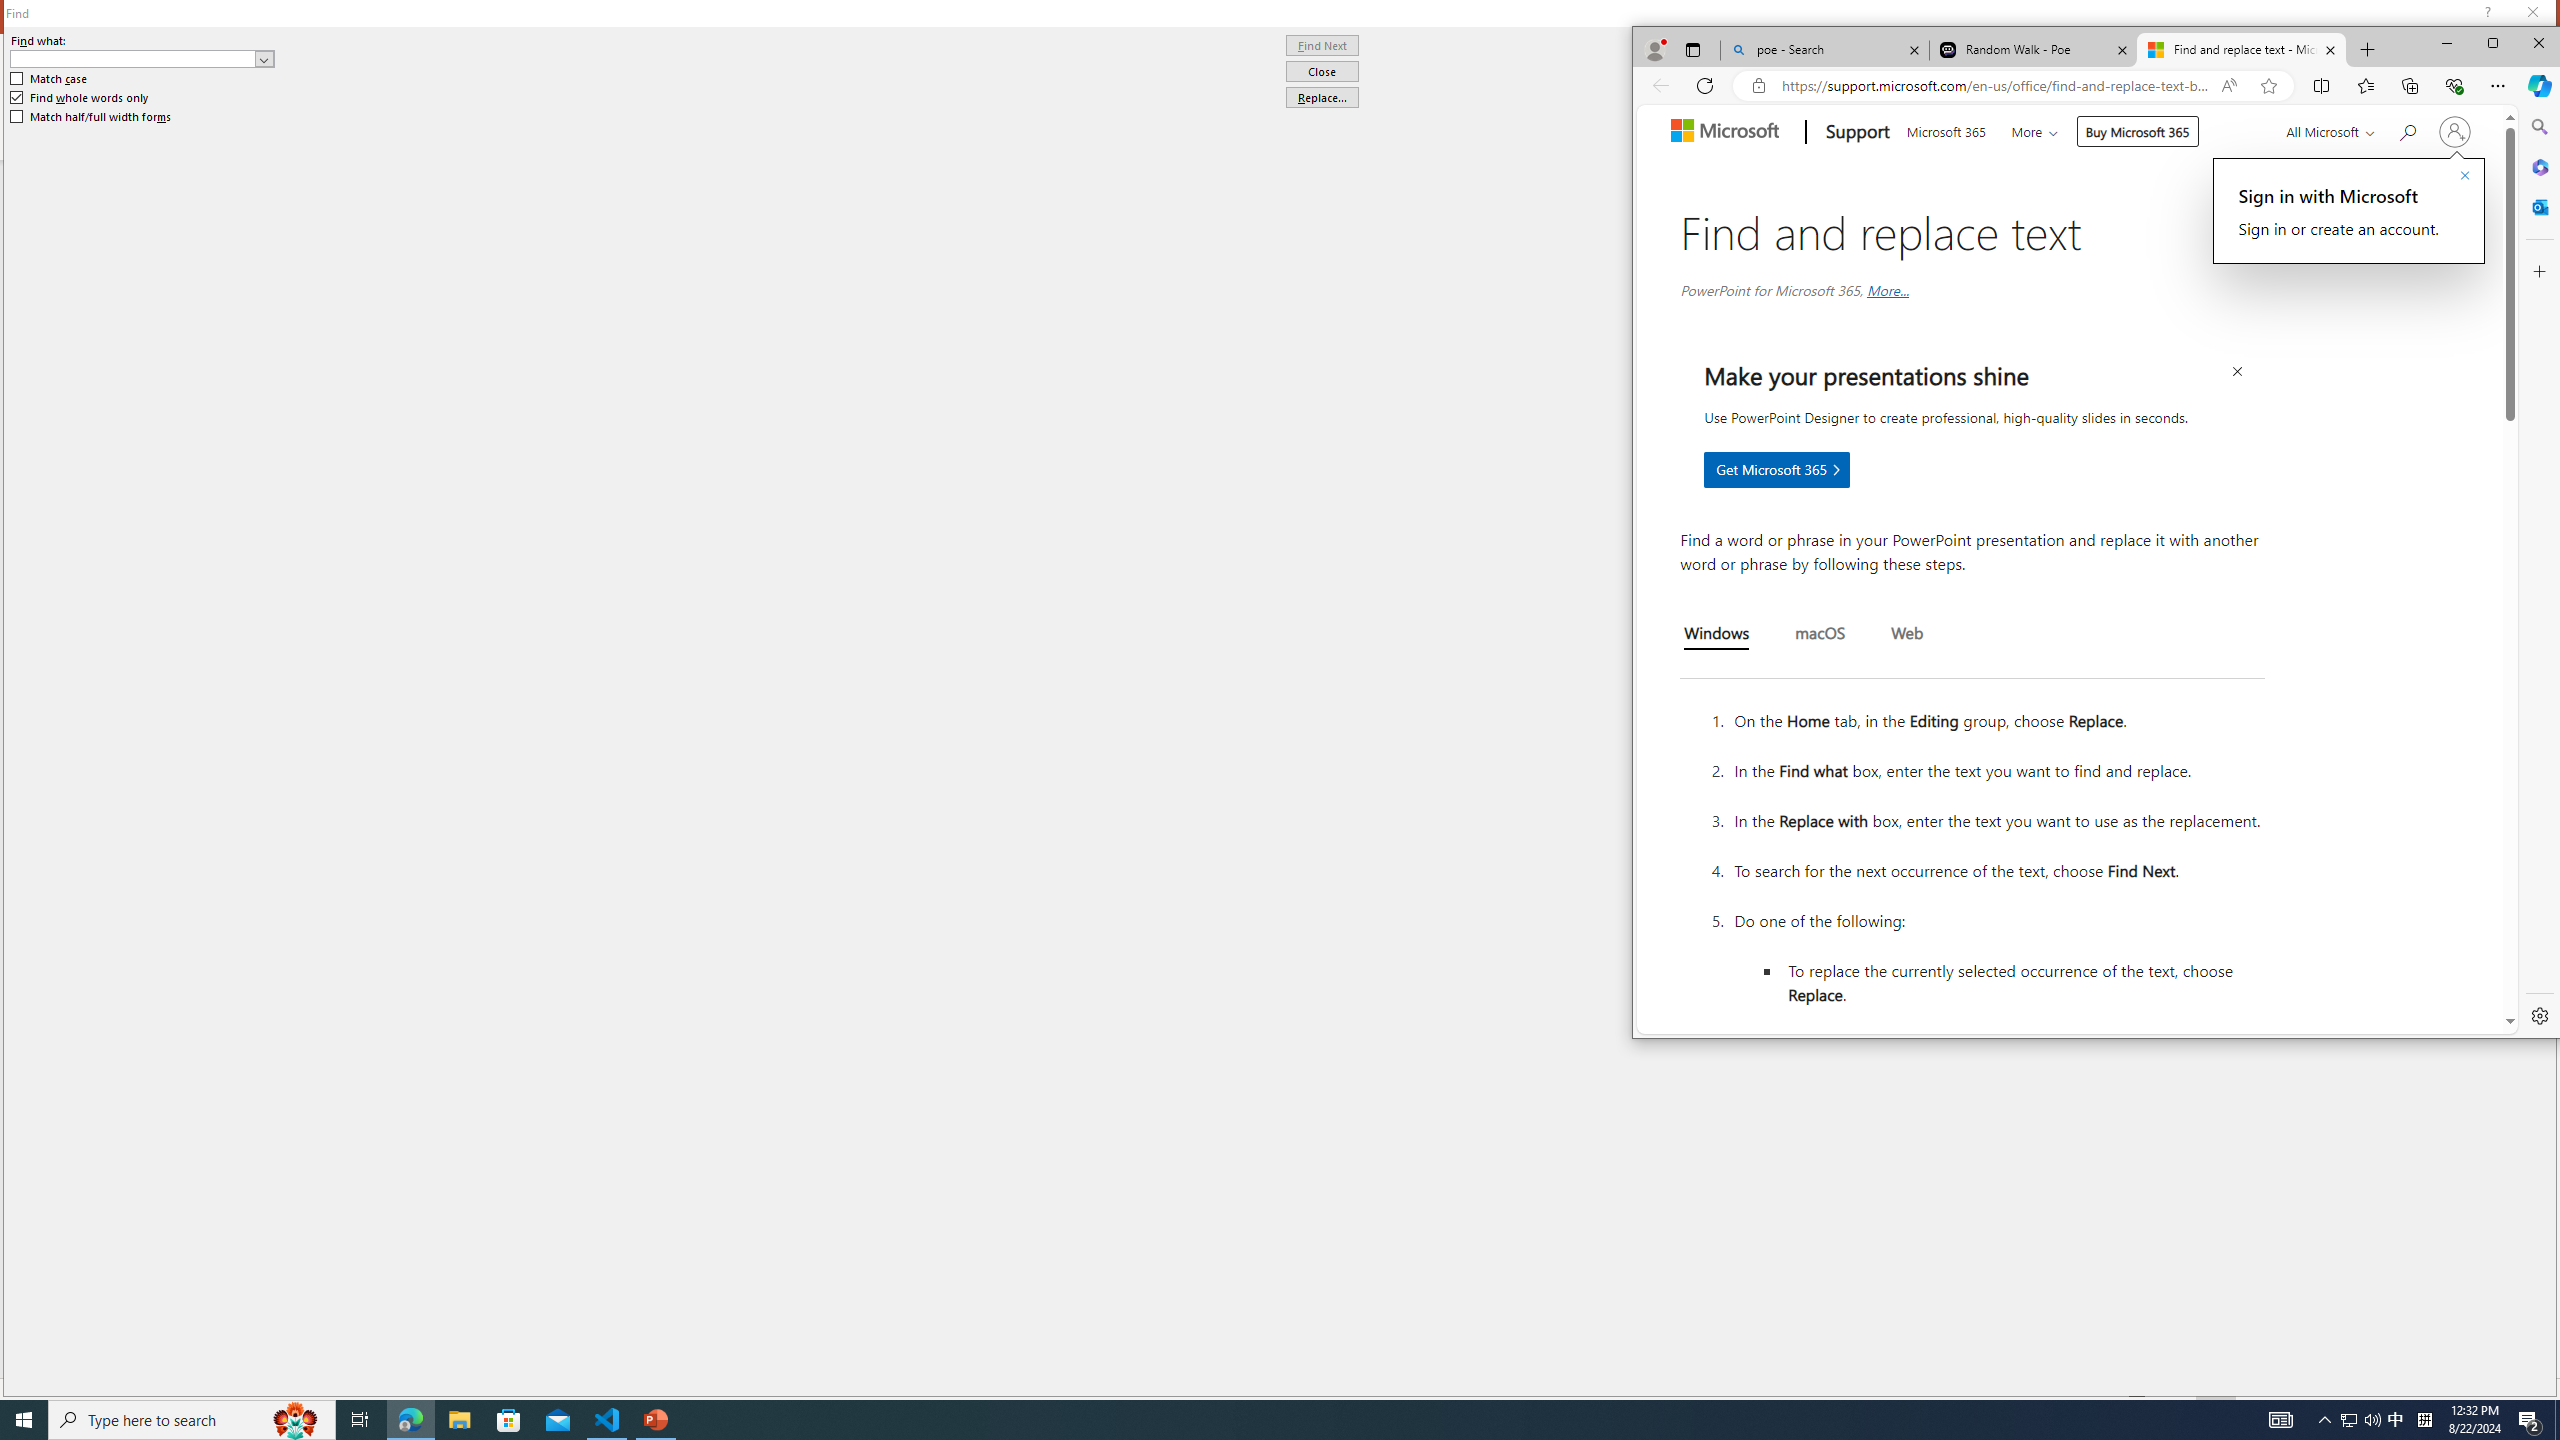 Image resolution: width=2560 pixels, height=1440 pixels. What do you see at coordinates (1944, 129) in the screenshot?
I see `'Microsoft 365'` at bounding box center [1944, 129].